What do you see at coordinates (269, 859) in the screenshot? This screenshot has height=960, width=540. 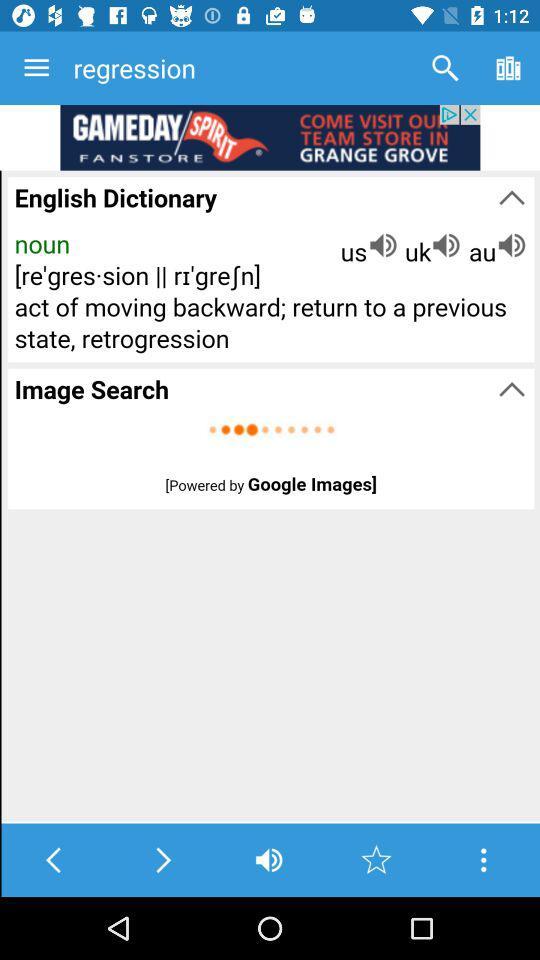 I see `hear prononciation of word` at bounding box center [269, 859].